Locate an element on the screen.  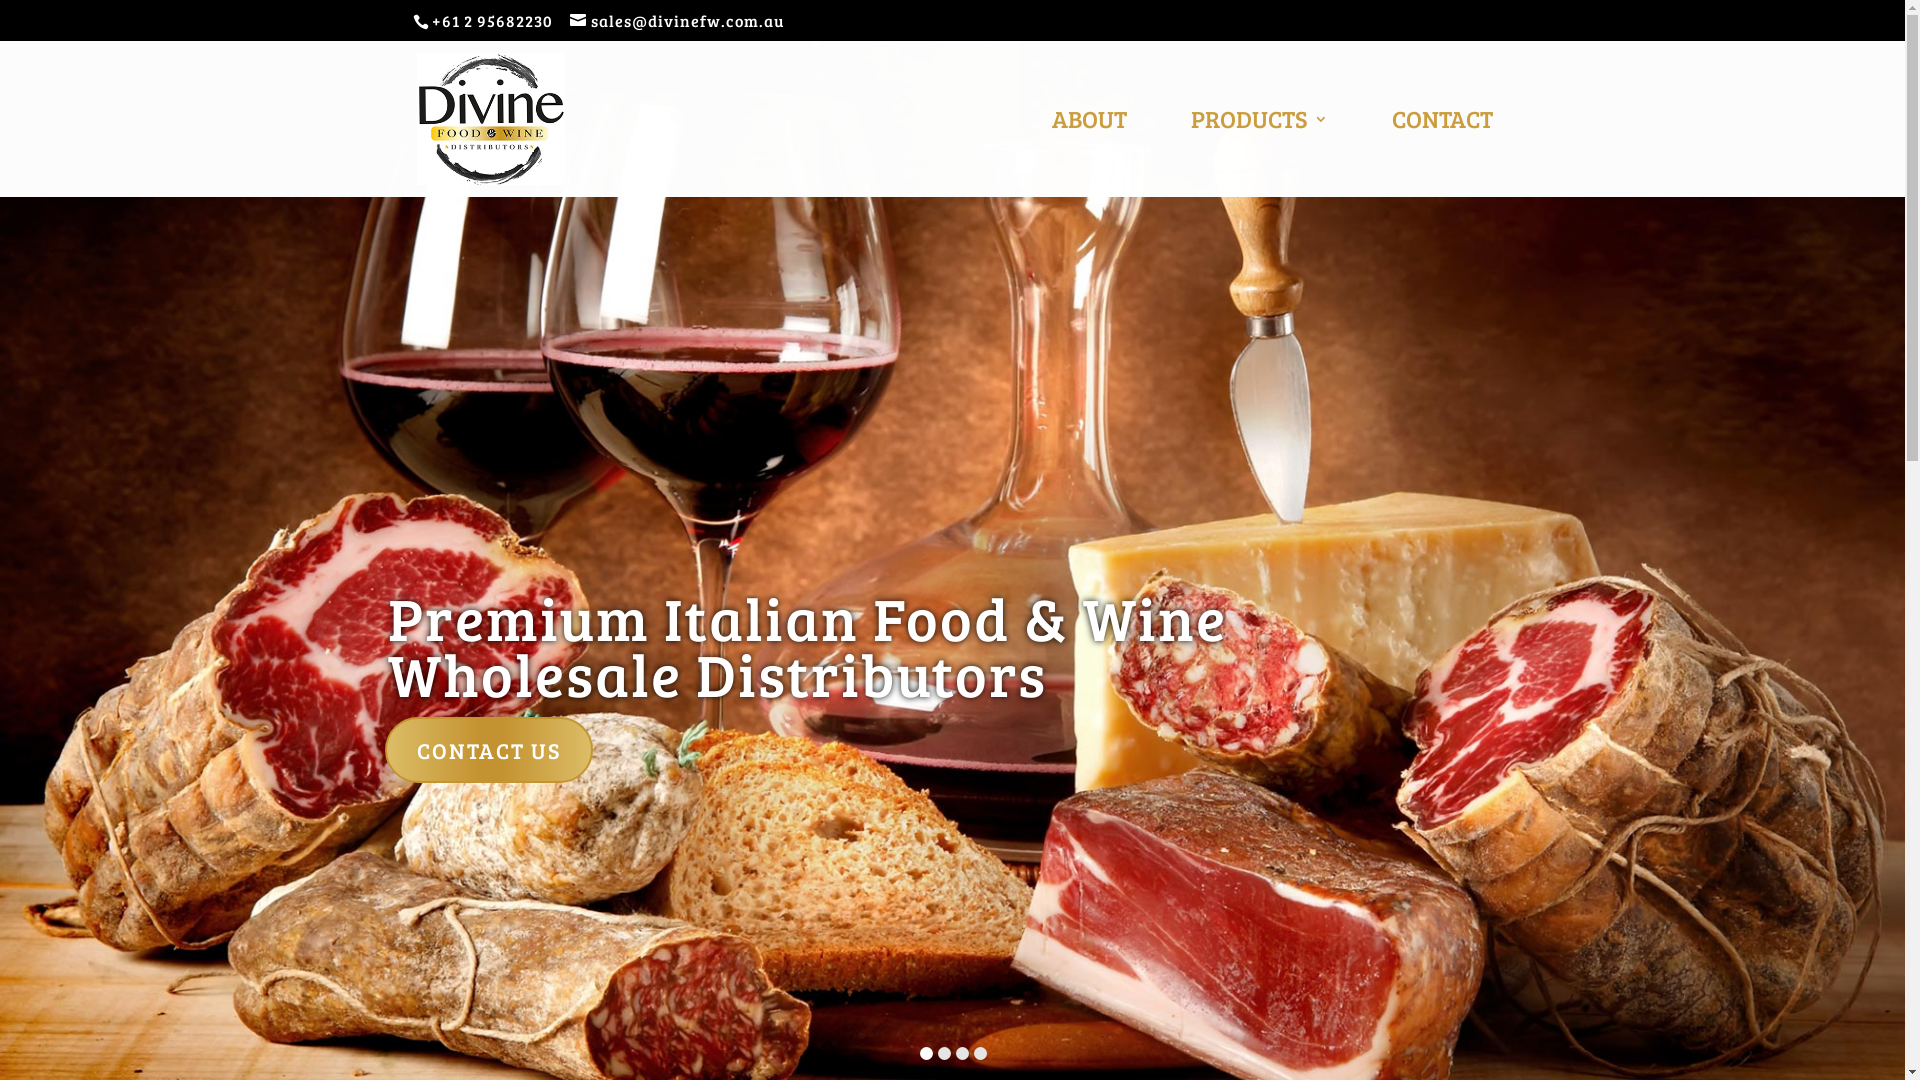
'CONTACT' is located at coordinates (1442, 153).